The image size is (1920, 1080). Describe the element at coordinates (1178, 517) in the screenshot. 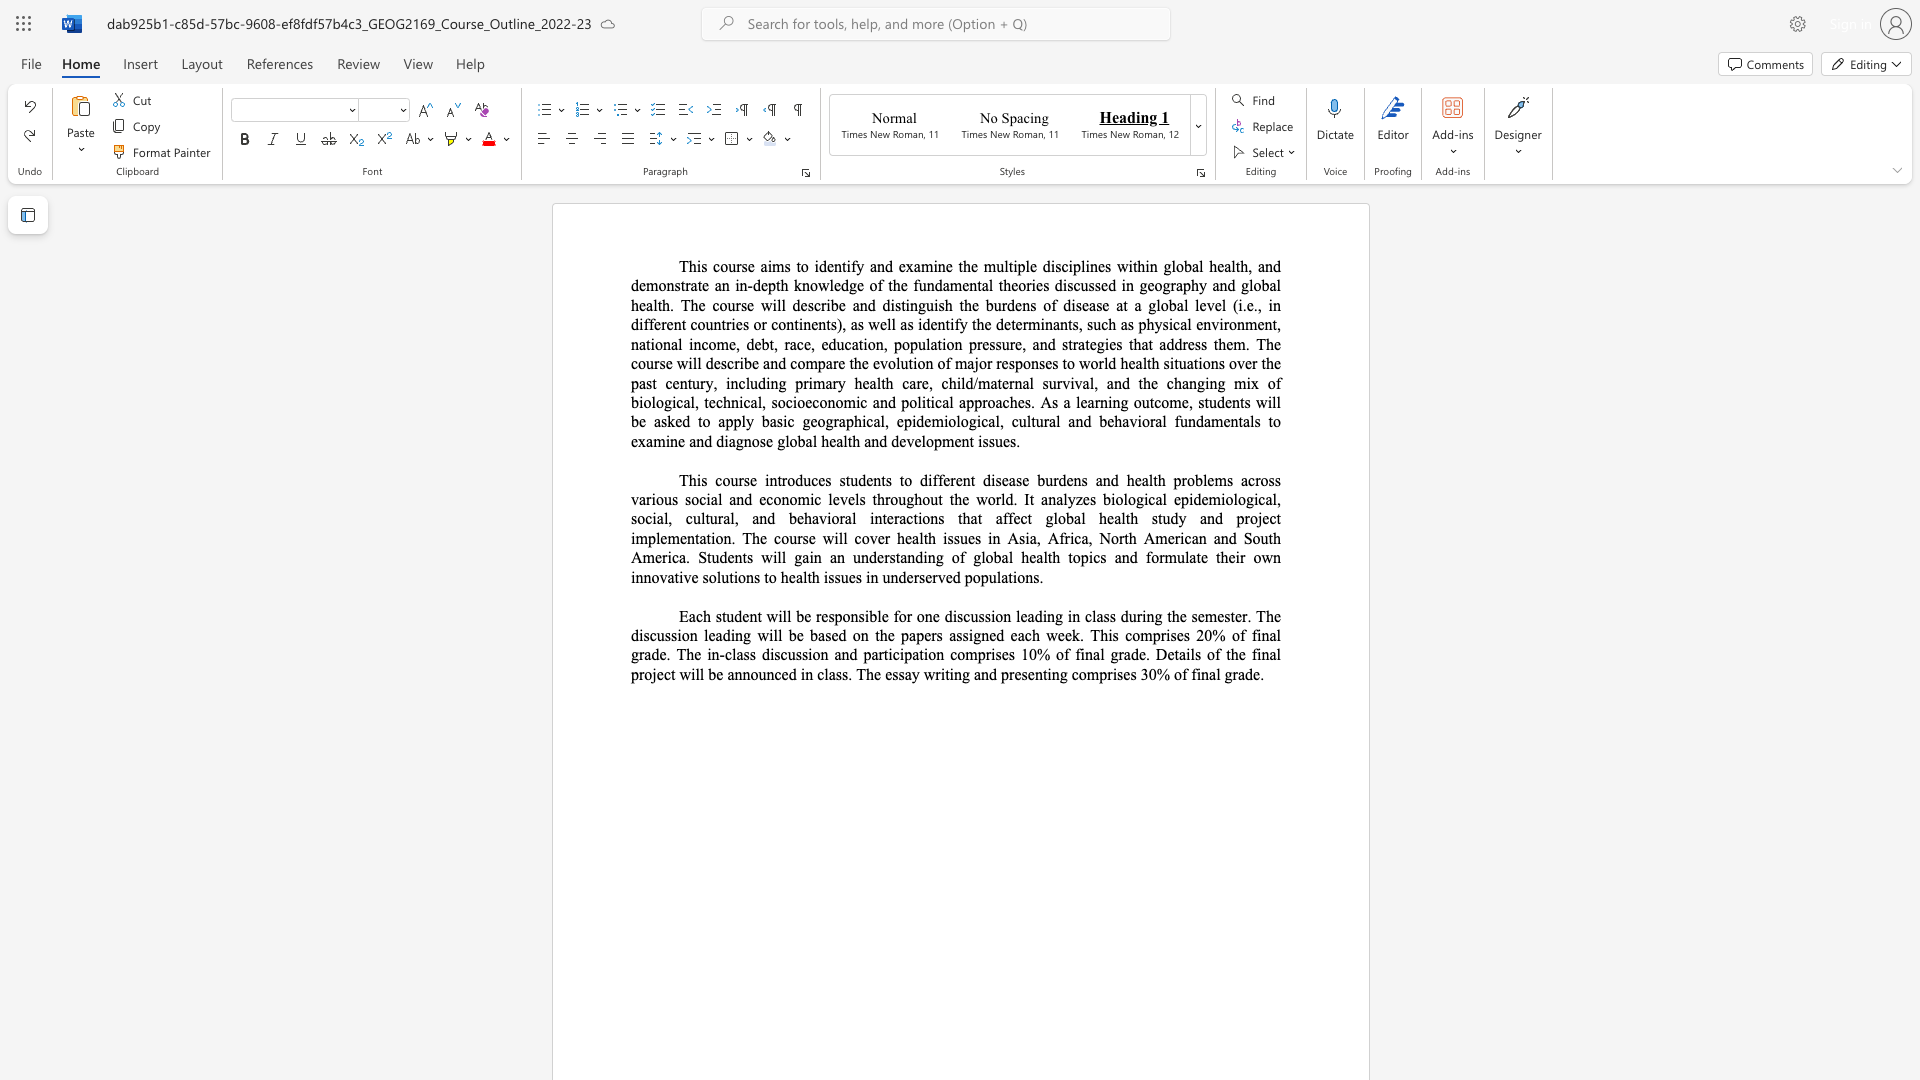

I see `the subset text "y and project implementation. The course will cover health issues in Asia, Africa, North Amer" within the text "This course introduces students to different disease burdens and health problems across various social and economic levels throughout the world. It analyzes biological epidemiological, social, cultural, and behavioral interactions that affect global health study and project implementation. The course will cover health issues in Asia, Africa, North American and South America. Students will gain an understanding of global health topics and formulate their own innovative solutions to health issues in underserv"` at that location.